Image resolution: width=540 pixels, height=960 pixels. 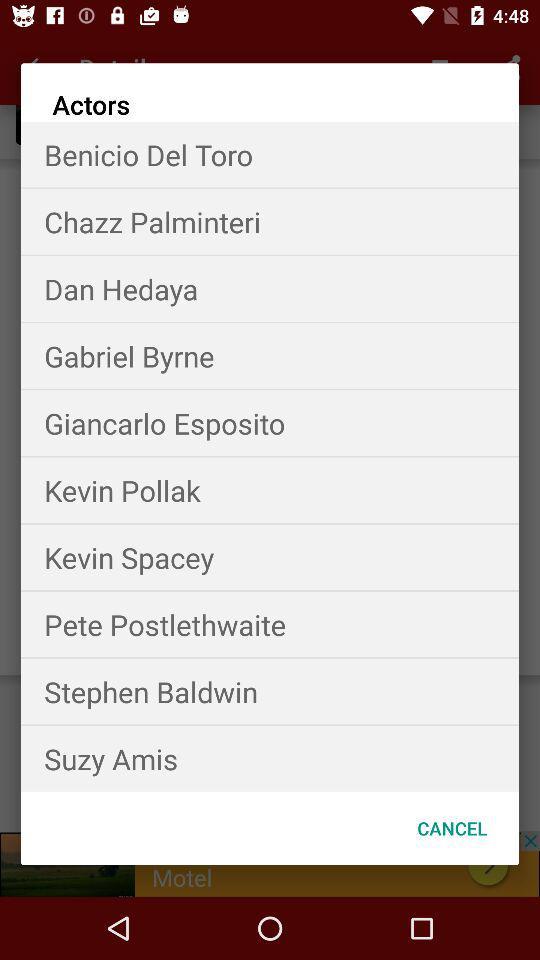 What do you see at coordinates (270, 557) in the screenshot?
I see `item above    pete postlethwaite icon` at bounding box center [270, 557].